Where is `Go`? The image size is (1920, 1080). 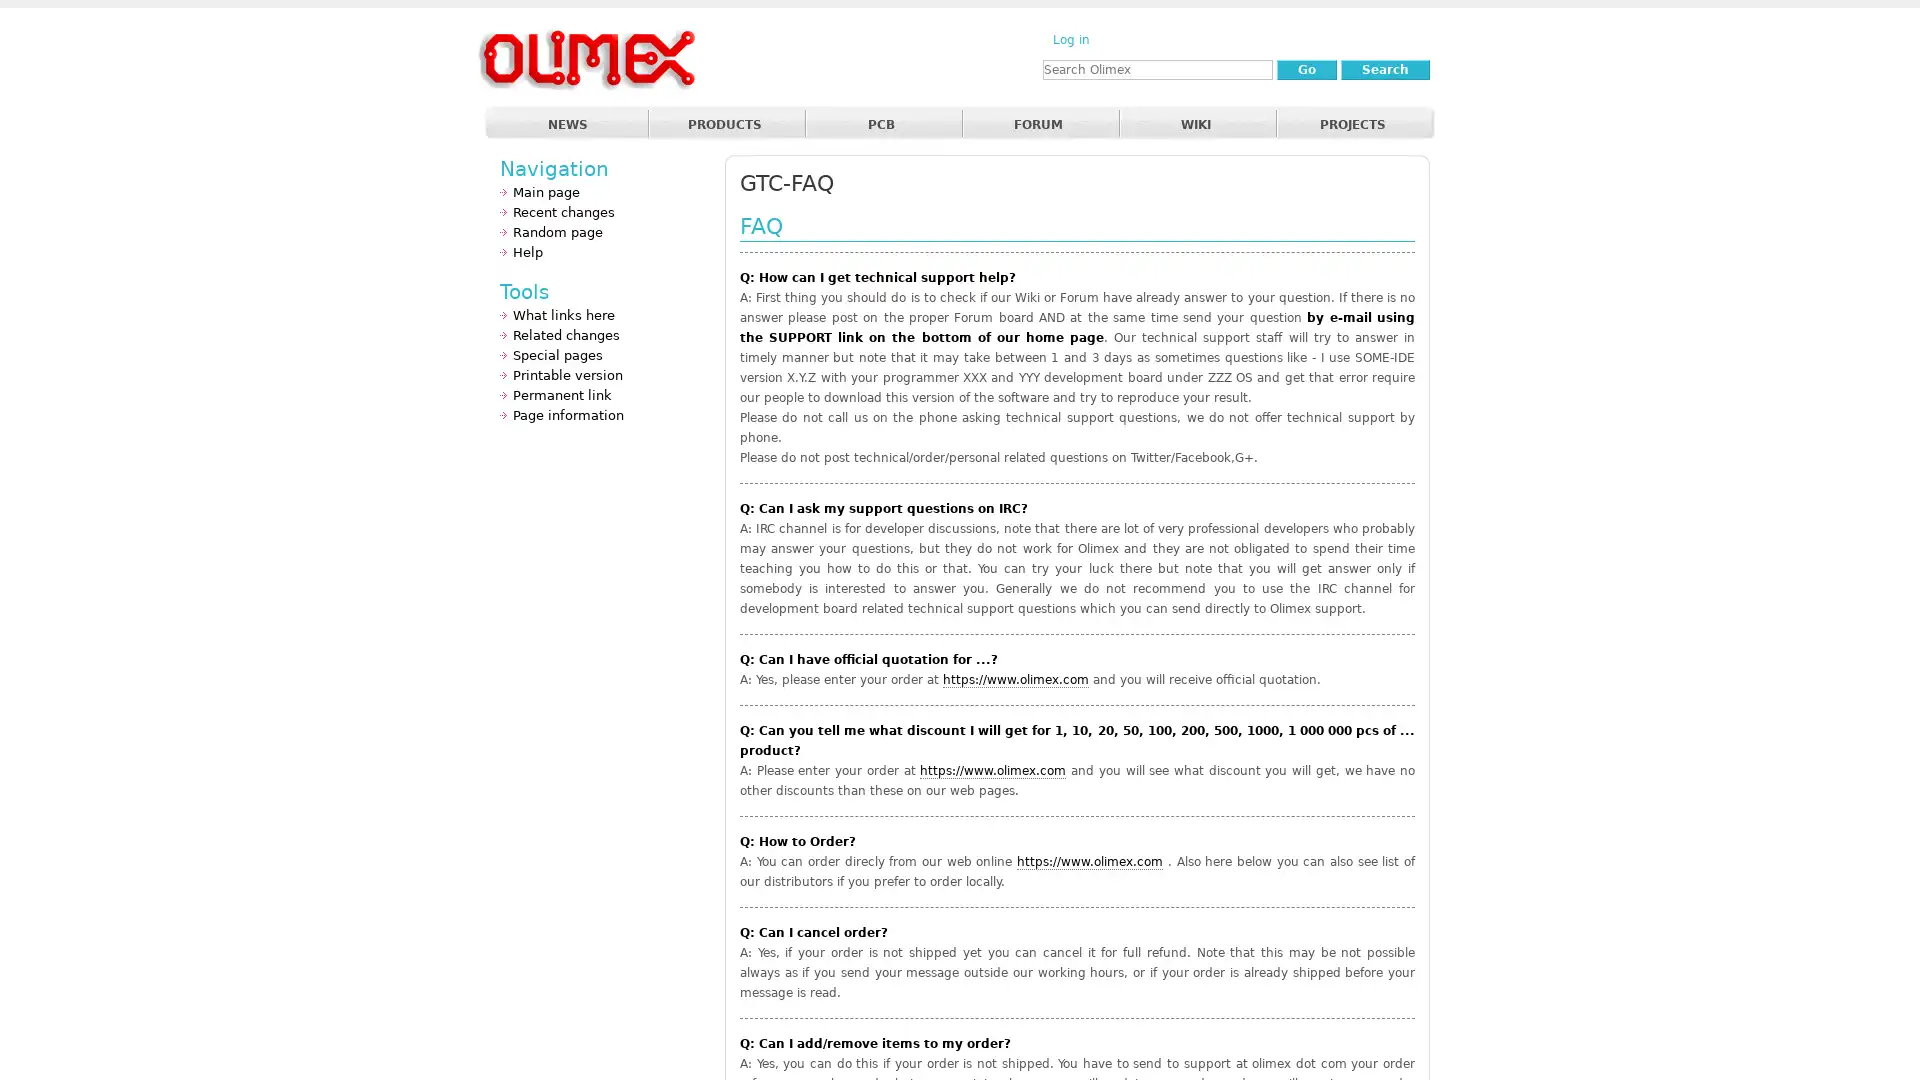 Go is located at coordinates (1306, 68).